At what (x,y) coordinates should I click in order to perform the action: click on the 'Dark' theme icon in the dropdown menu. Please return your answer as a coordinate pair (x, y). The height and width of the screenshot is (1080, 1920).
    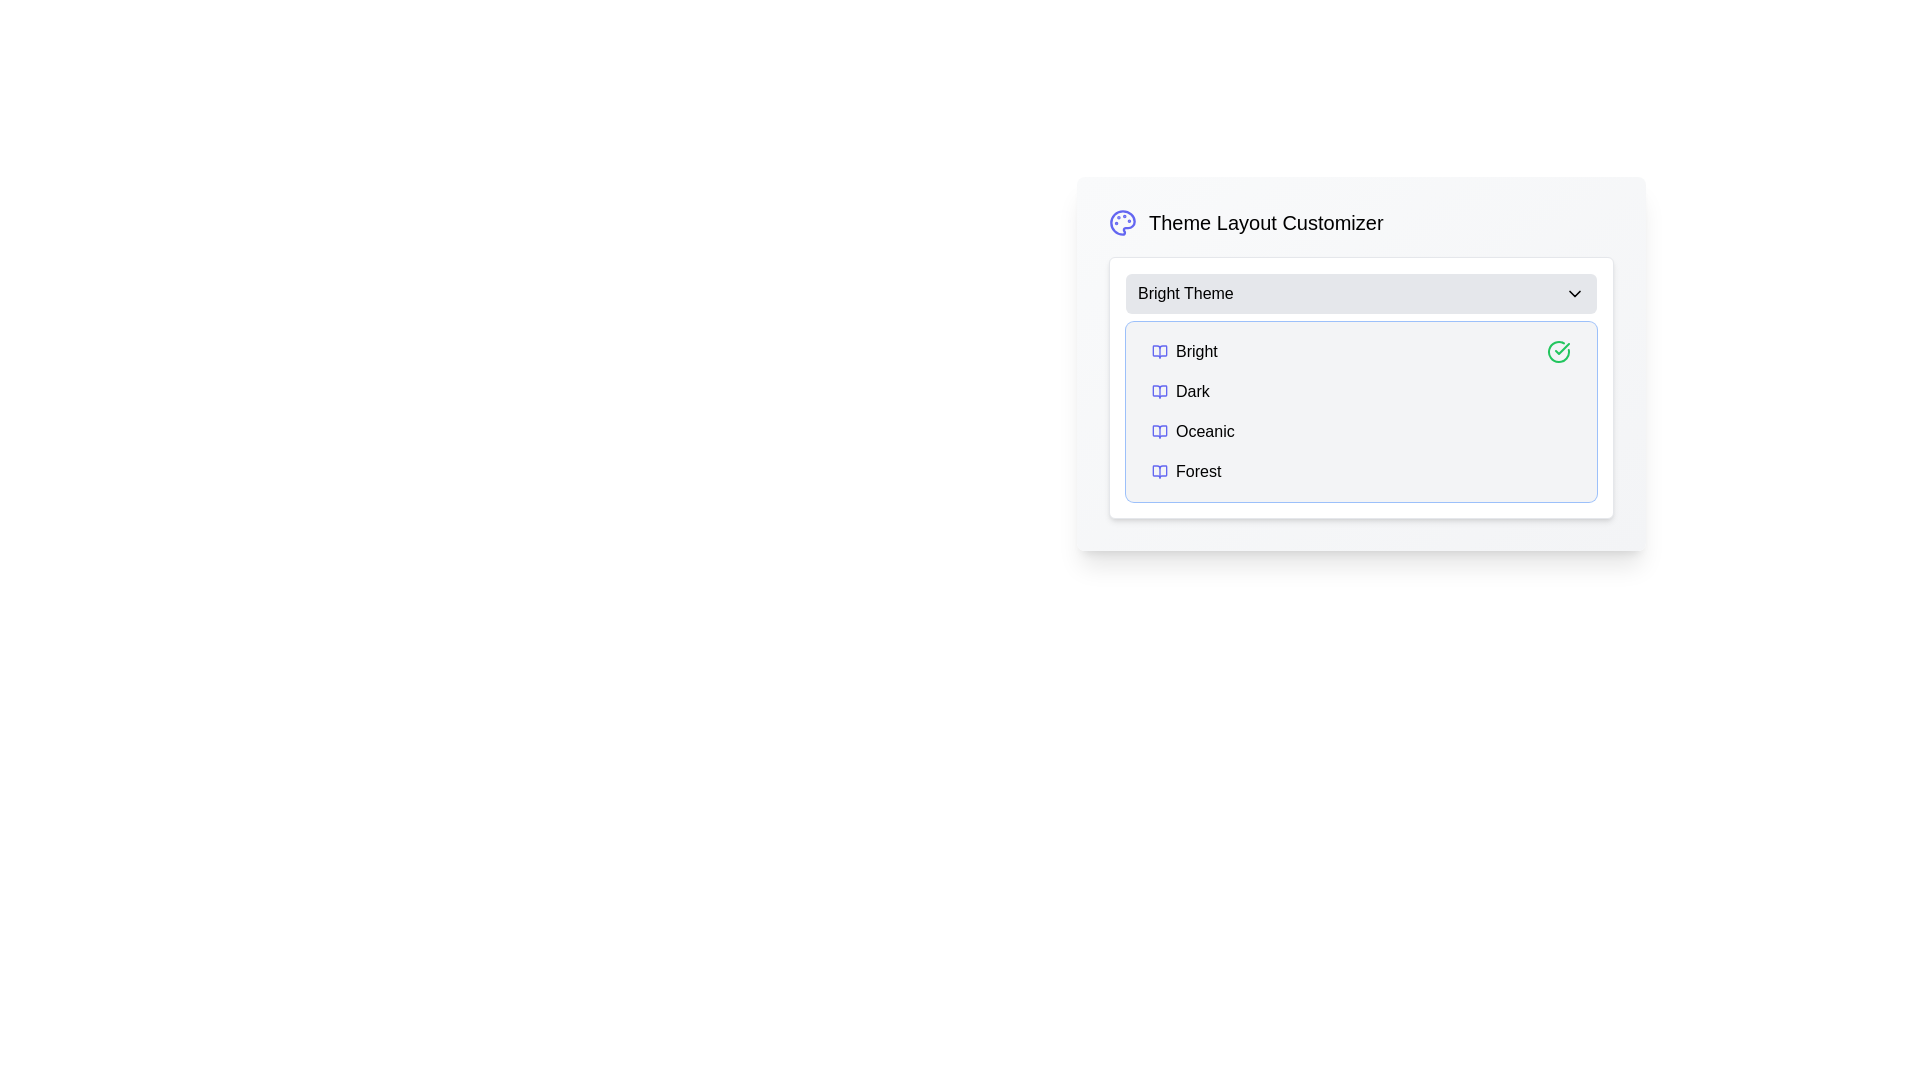
    Looking at the image, I should click on (1160, 392).